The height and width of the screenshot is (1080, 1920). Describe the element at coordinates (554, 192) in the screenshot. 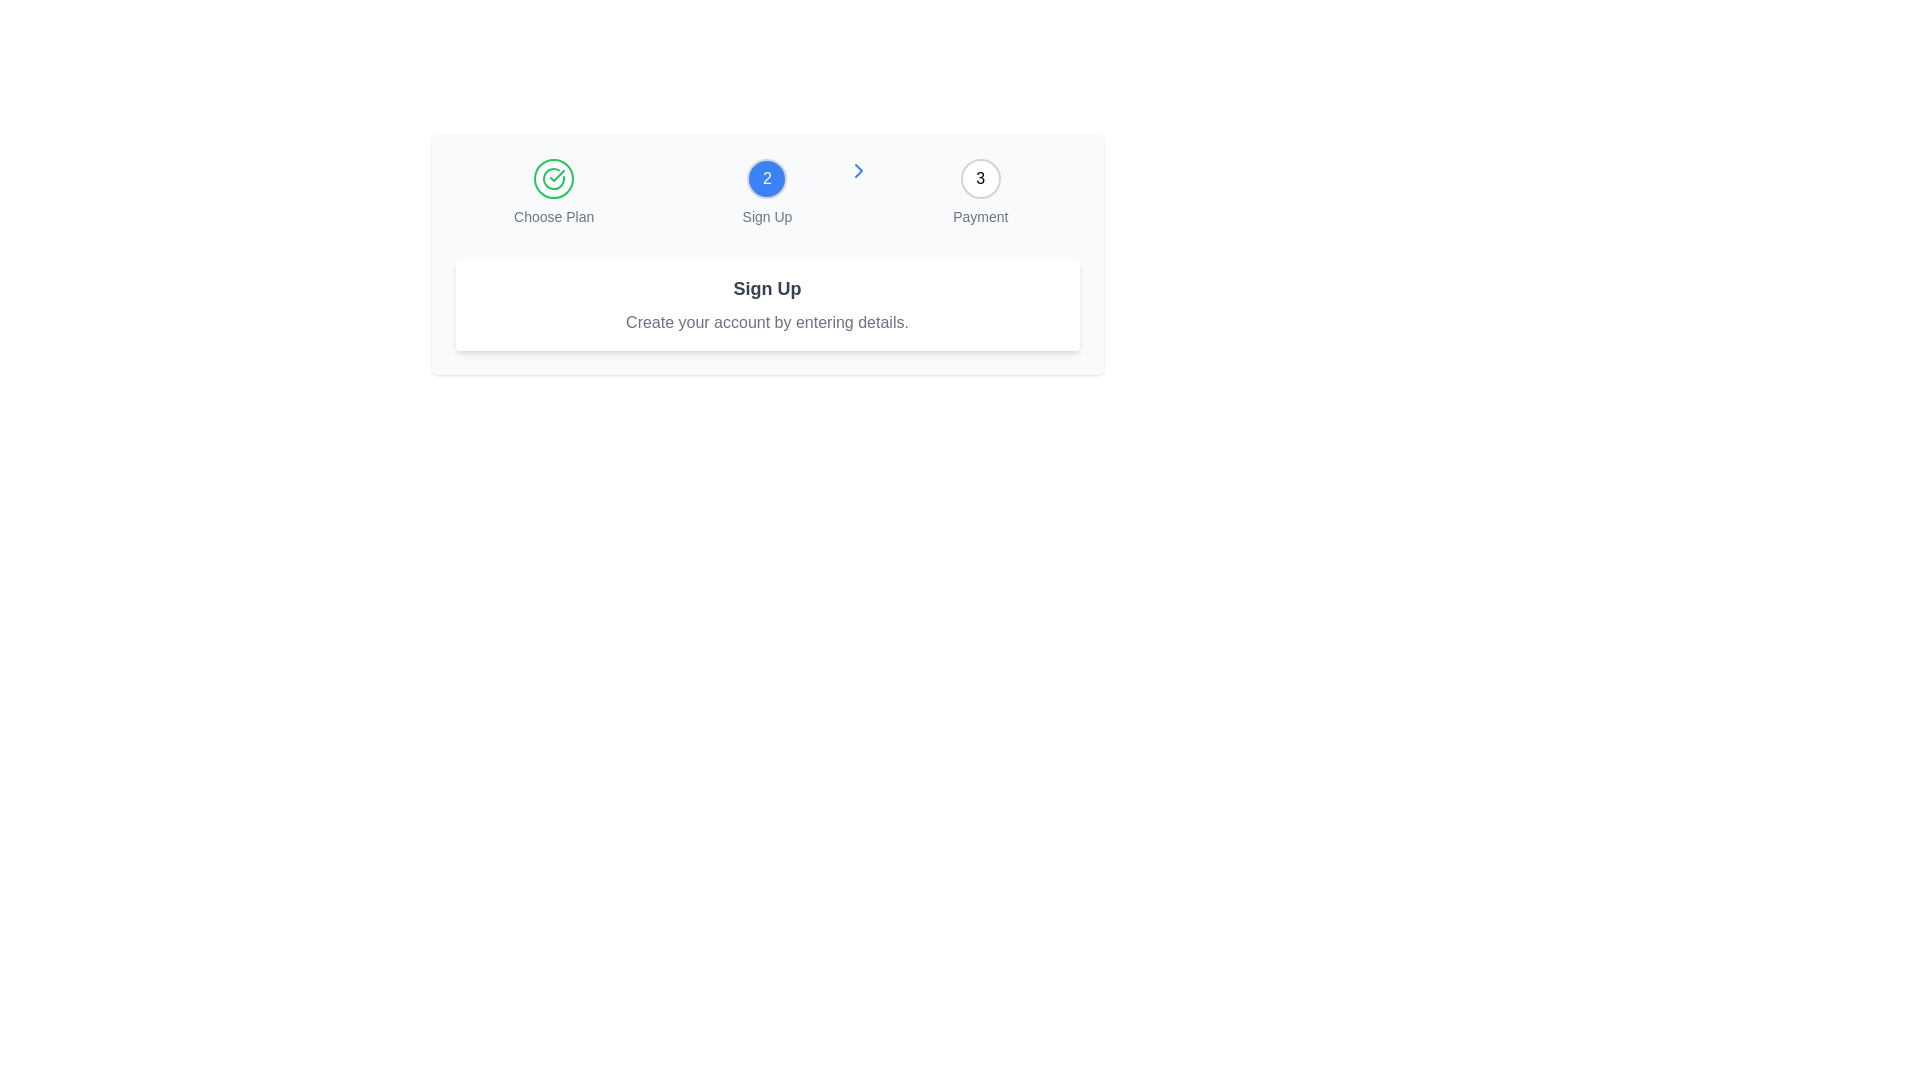

I see `text 'Choose Plan' from the circular green icon with a check mark located at the top-left section of the layout` at that location.